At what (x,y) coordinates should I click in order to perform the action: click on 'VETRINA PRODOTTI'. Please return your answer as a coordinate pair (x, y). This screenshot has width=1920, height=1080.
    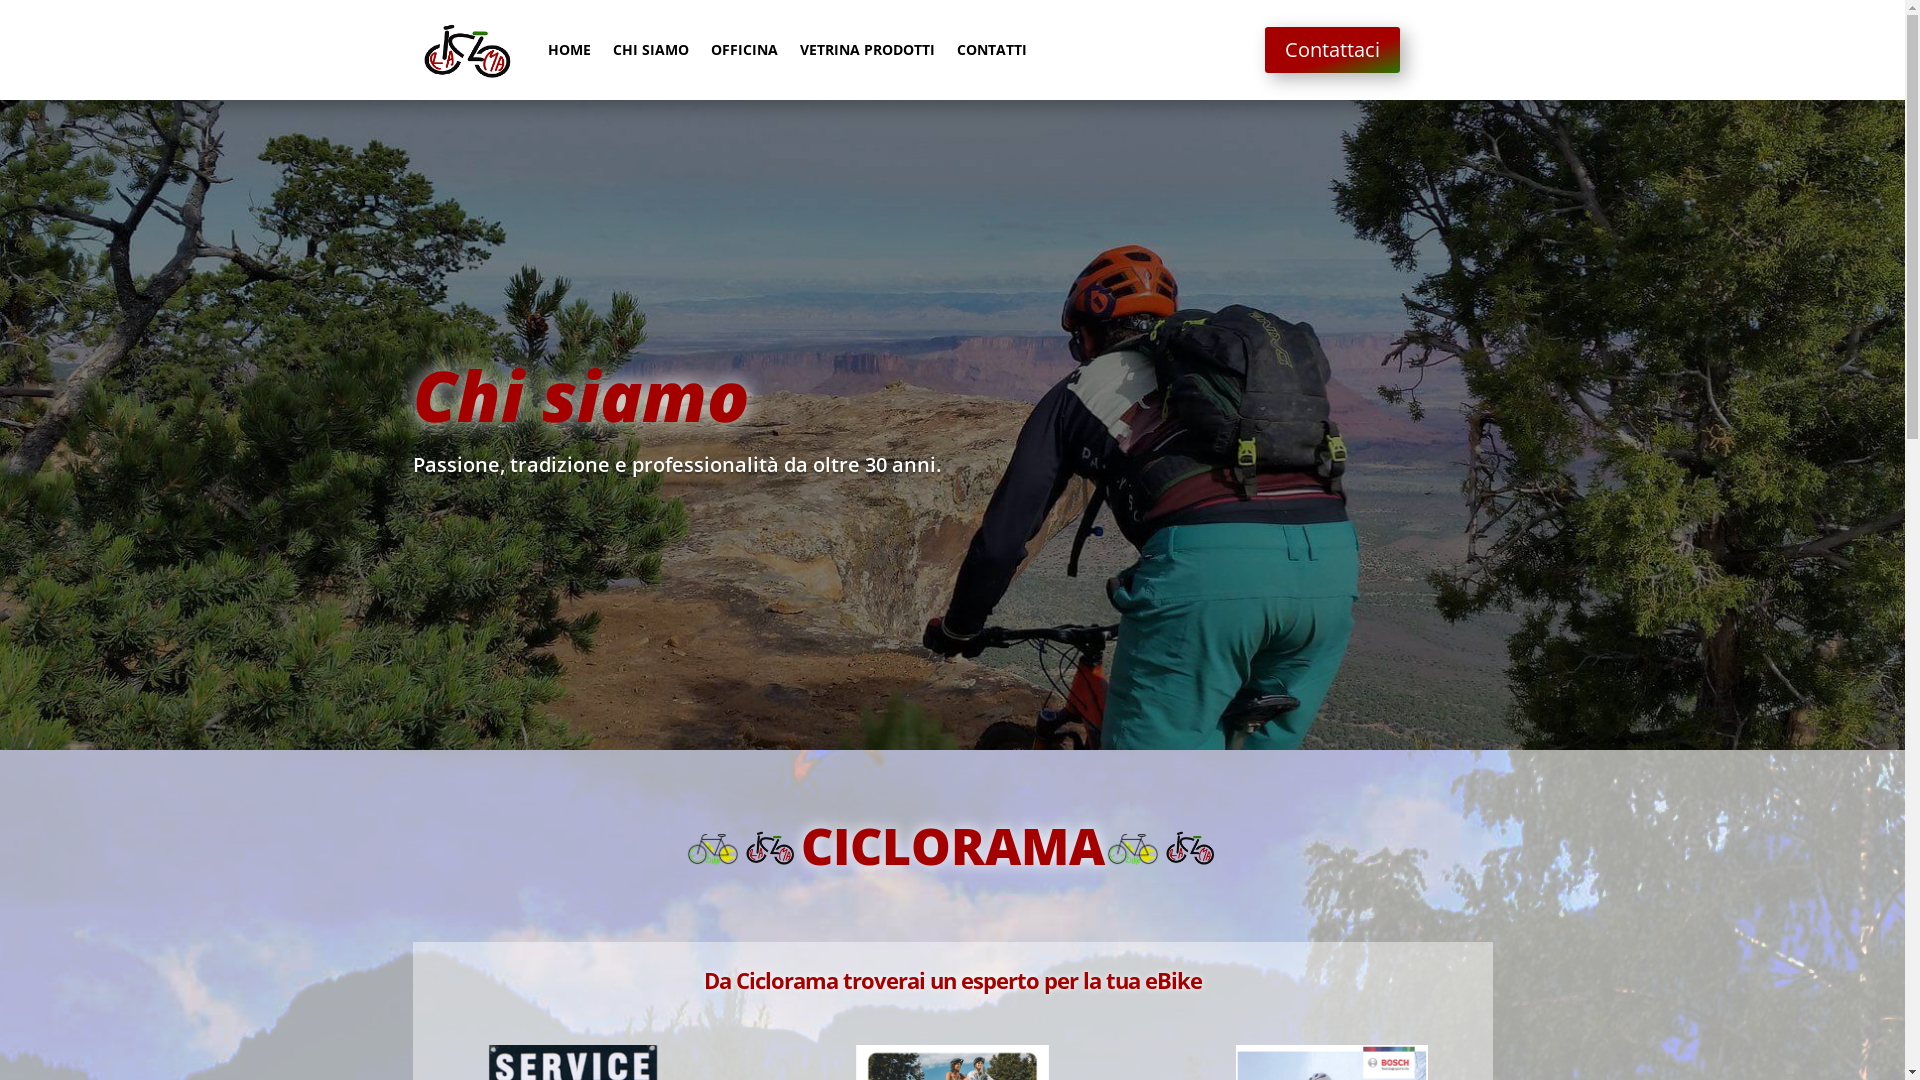
    Looking at the image, I should click on (867, 49).